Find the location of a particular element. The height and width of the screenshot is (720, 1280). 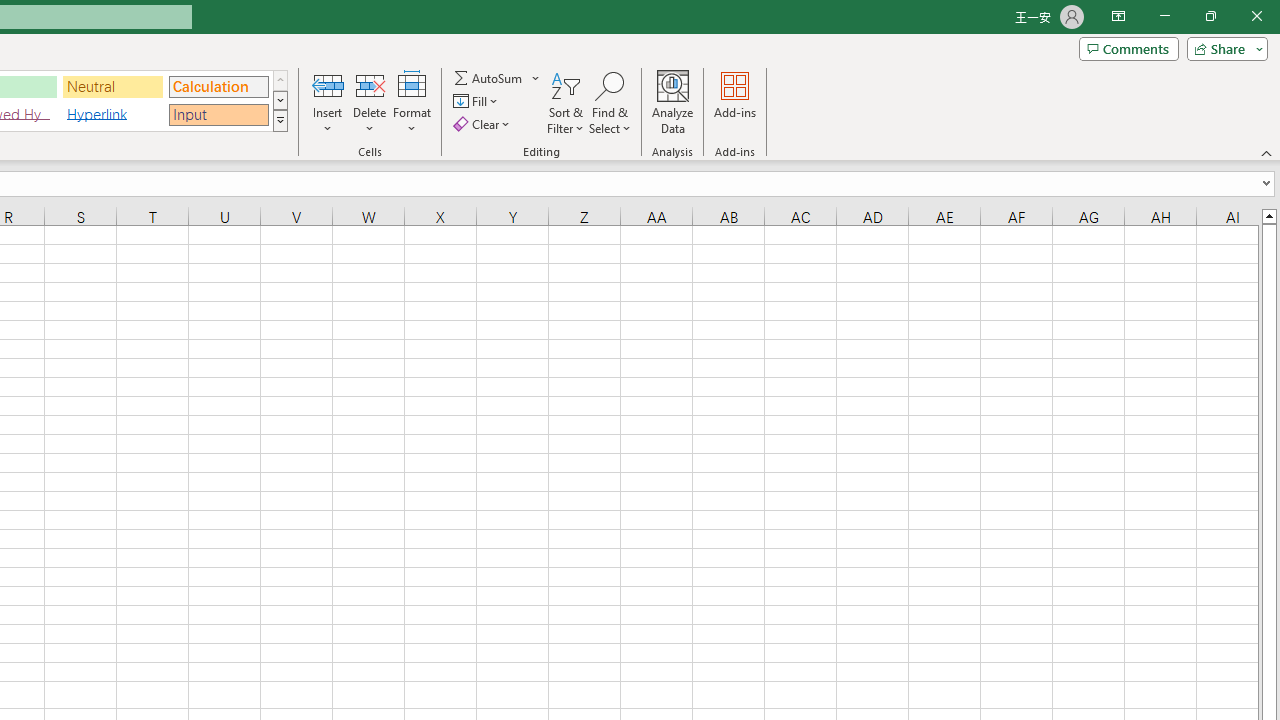

'Calculation' is located at coordinates (218, 85).